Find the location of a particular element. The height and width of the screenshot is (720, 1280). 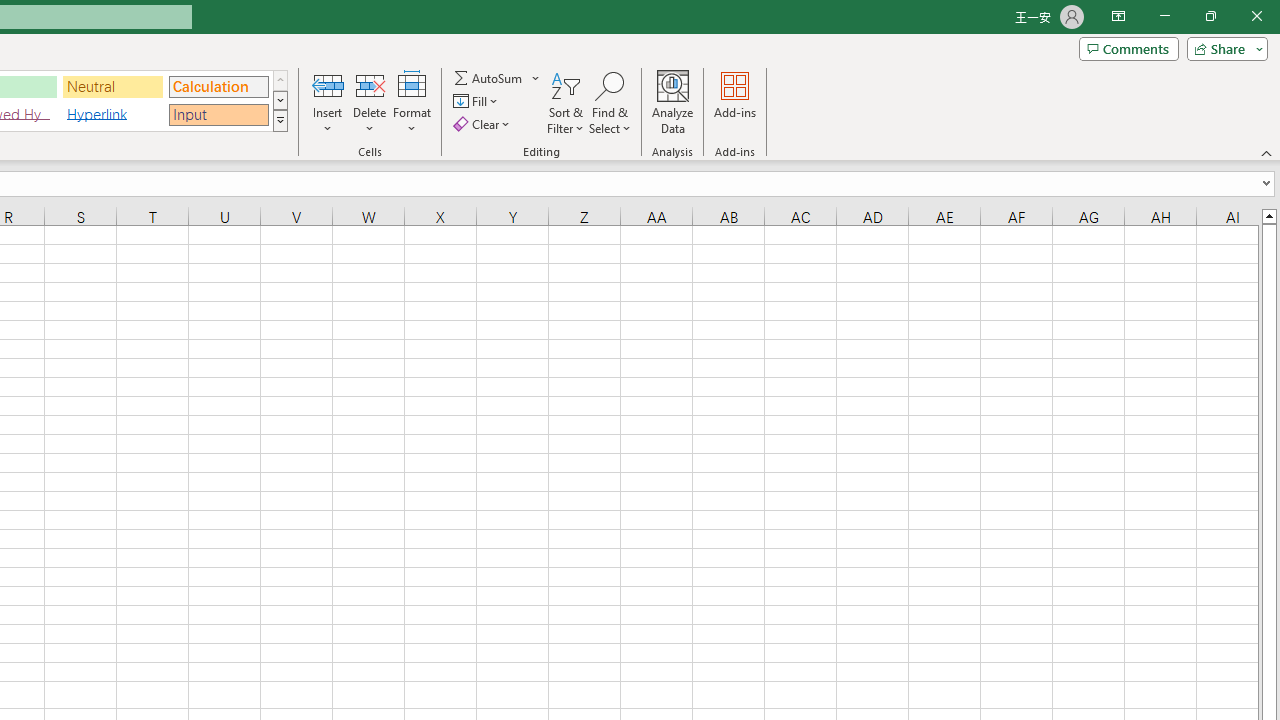

'Calculation' is located at coordinates (218, 85).